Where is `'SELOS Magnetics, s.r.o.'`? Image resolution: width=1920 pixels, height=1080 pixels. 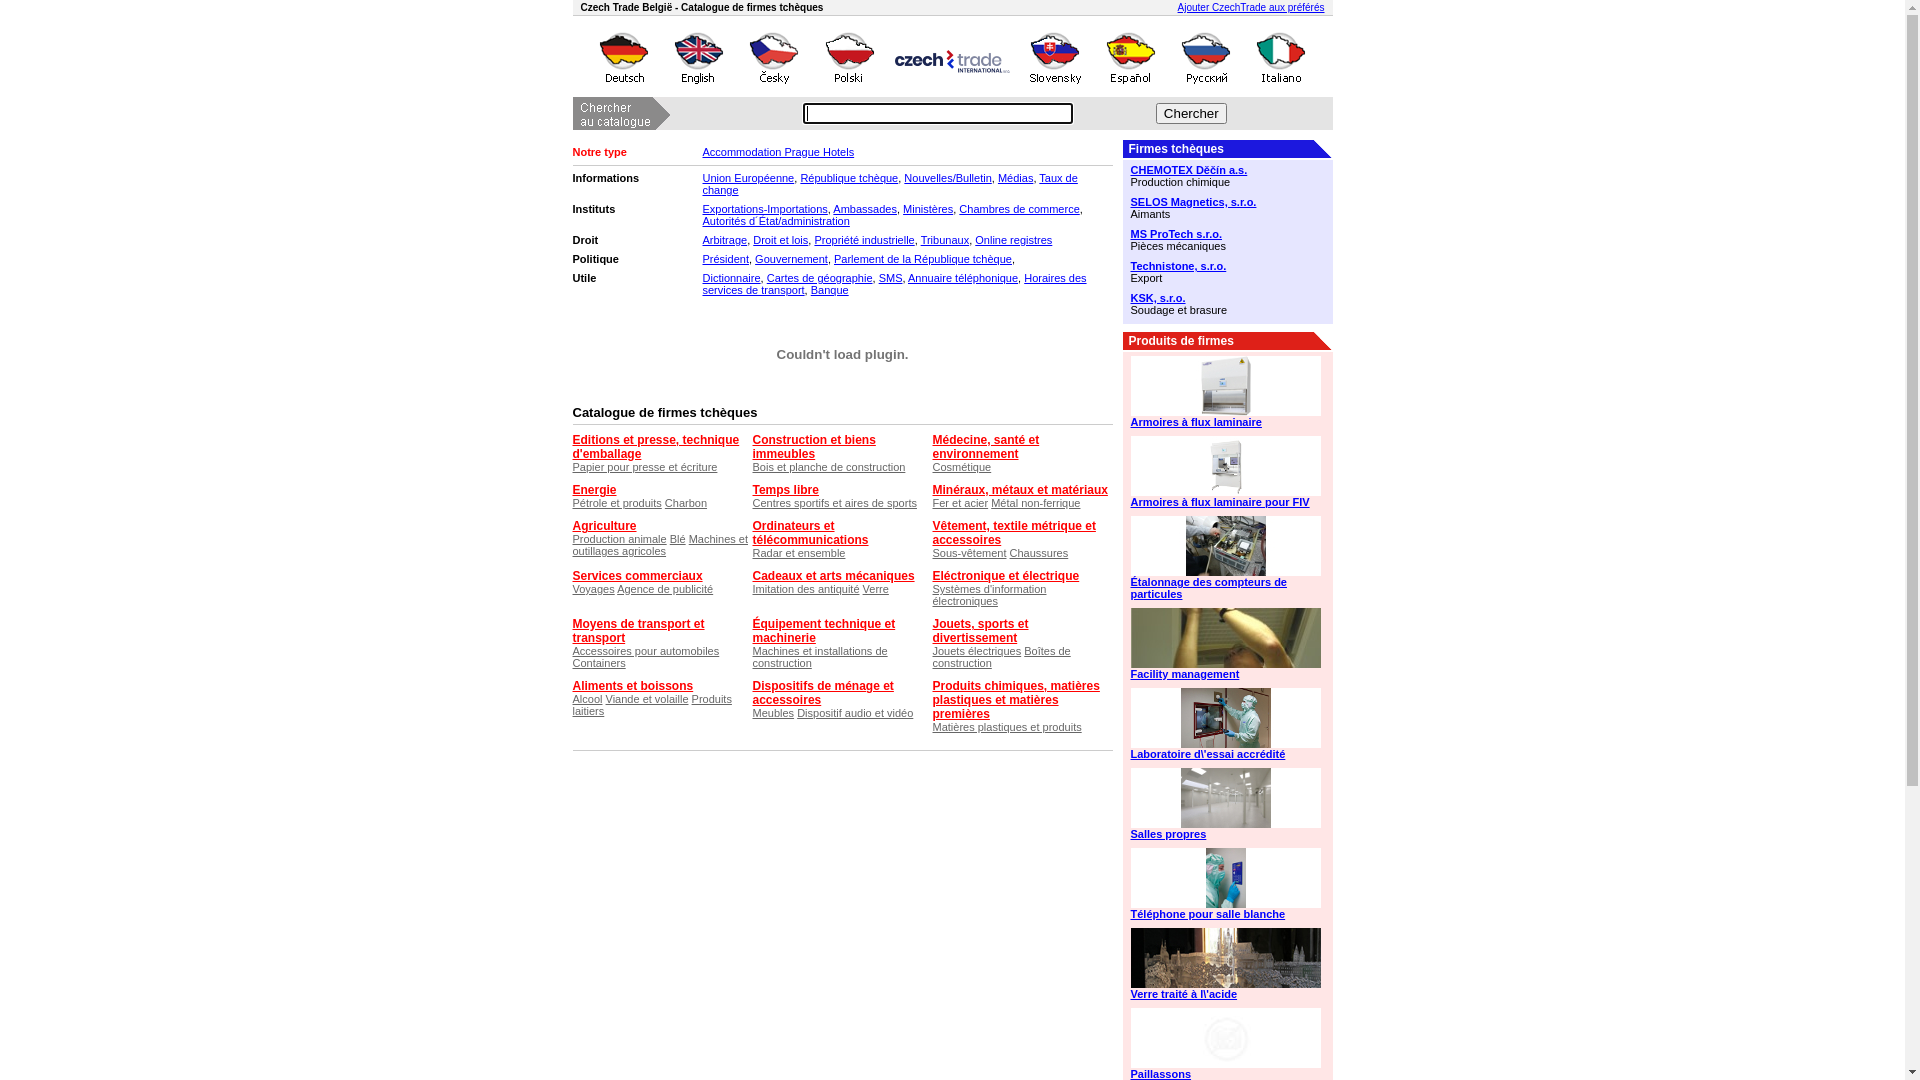 'SELOS Magnetics, s.r.o.' is located at coordinates (1226, 201).